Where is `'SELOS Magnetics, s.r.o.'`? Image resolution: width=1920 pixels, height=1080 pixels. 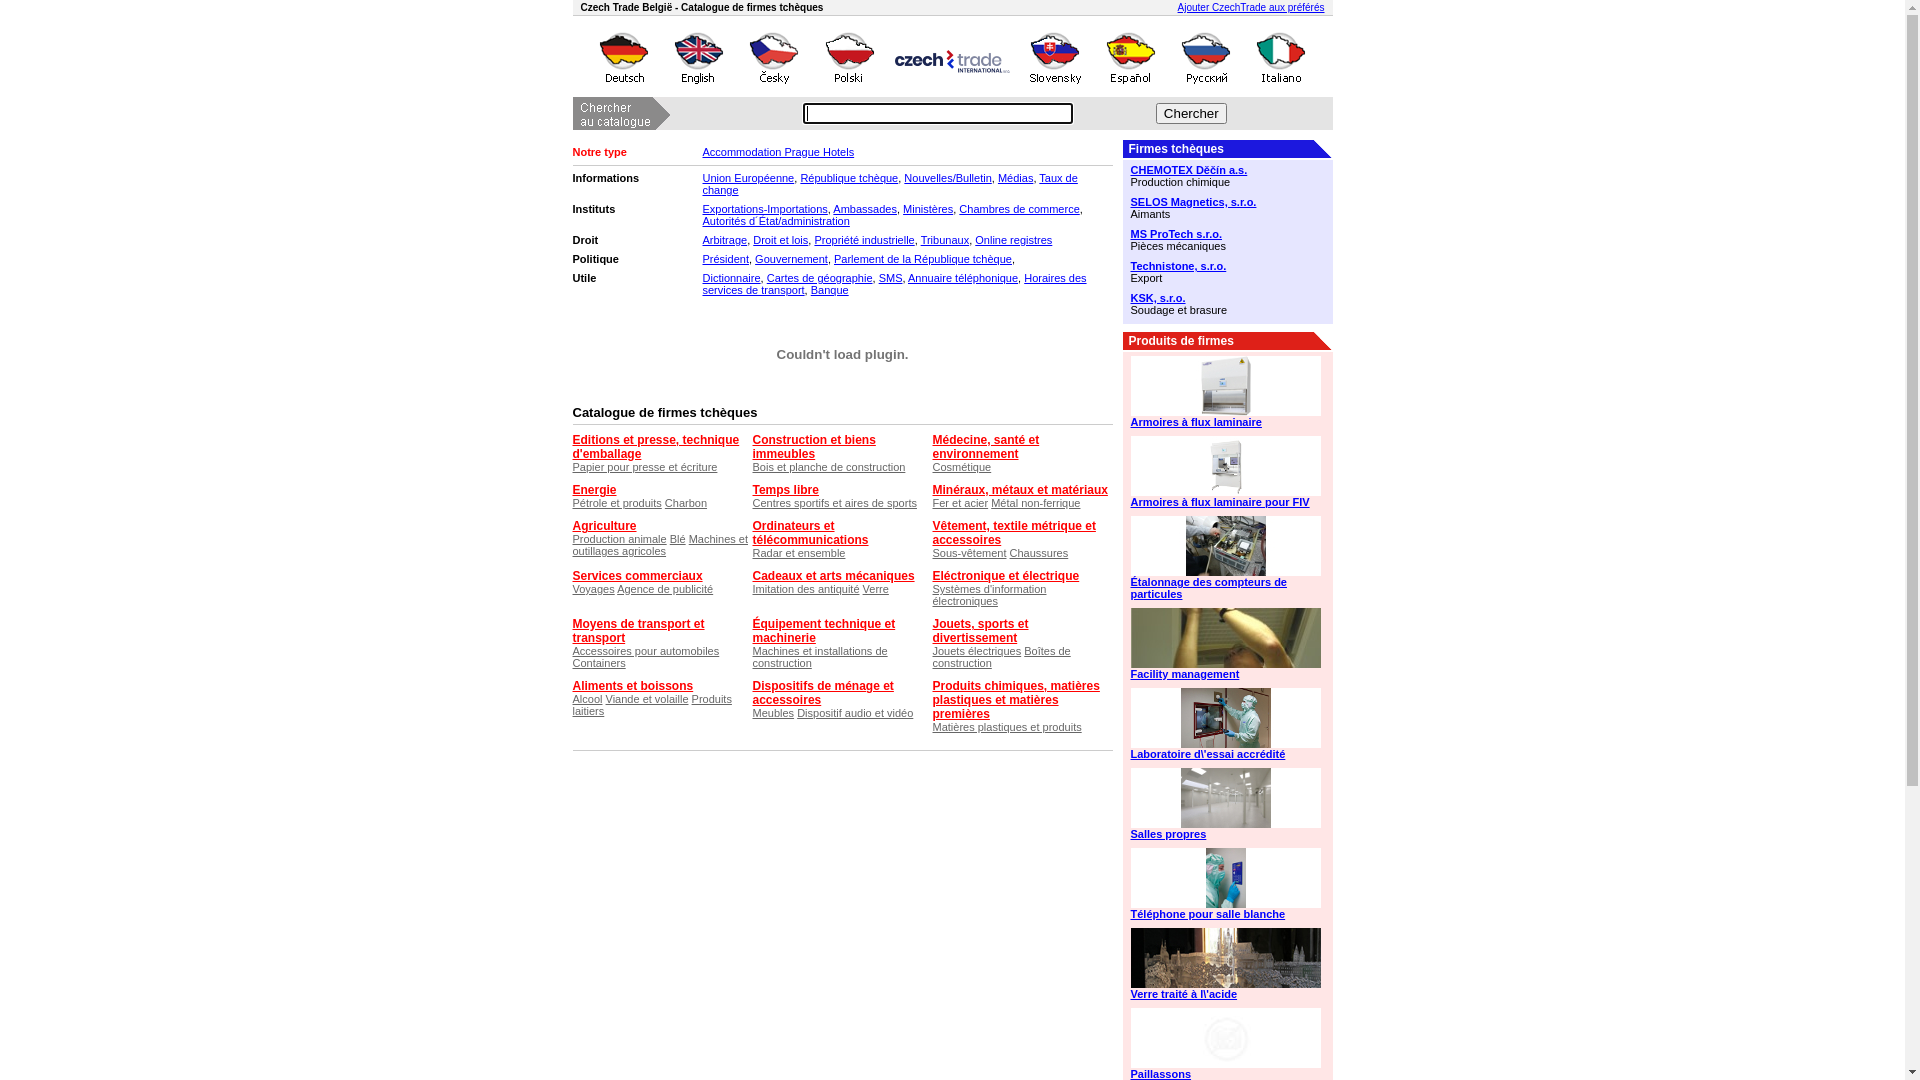 'SELOS Magnetics, s.r.o.' is located at coordinates (1226, 201).